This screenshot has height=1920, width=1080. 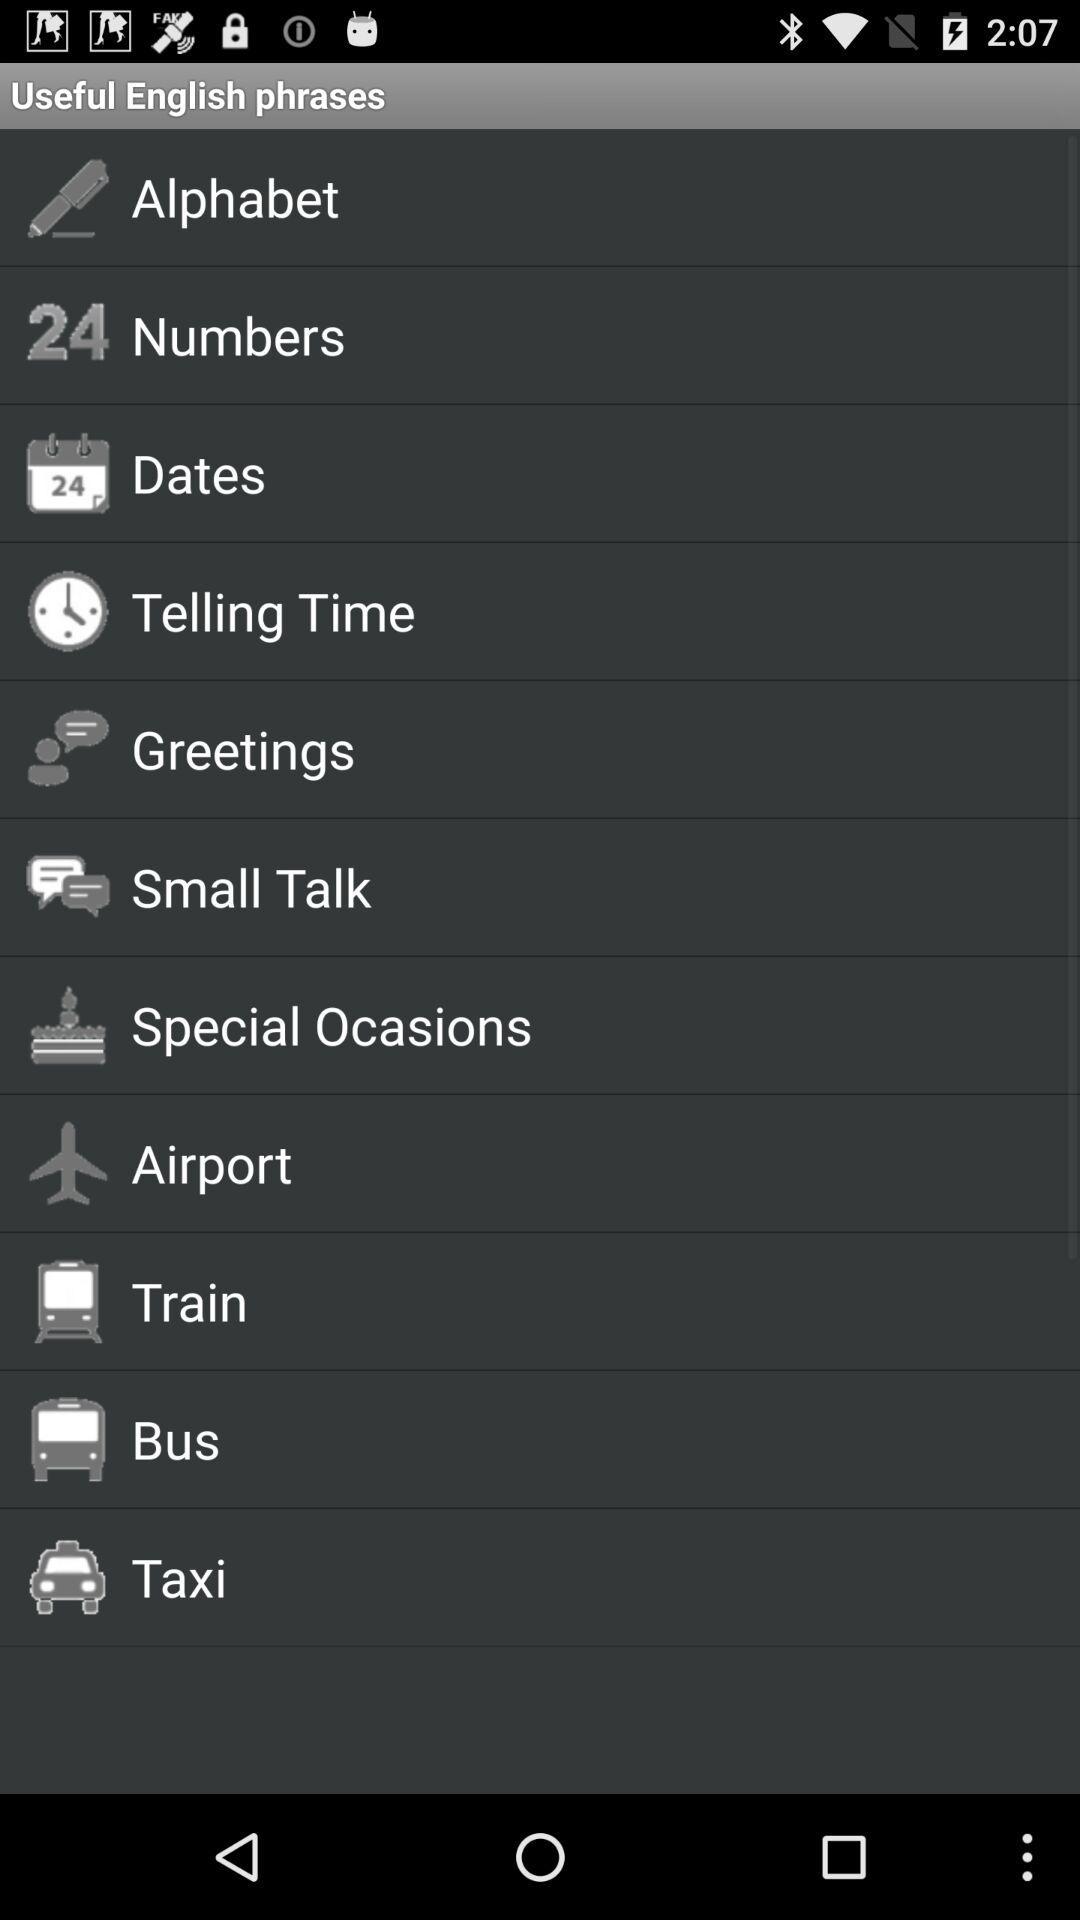 I want to click on app below useful english phrases item, so click(x=582, y=196).